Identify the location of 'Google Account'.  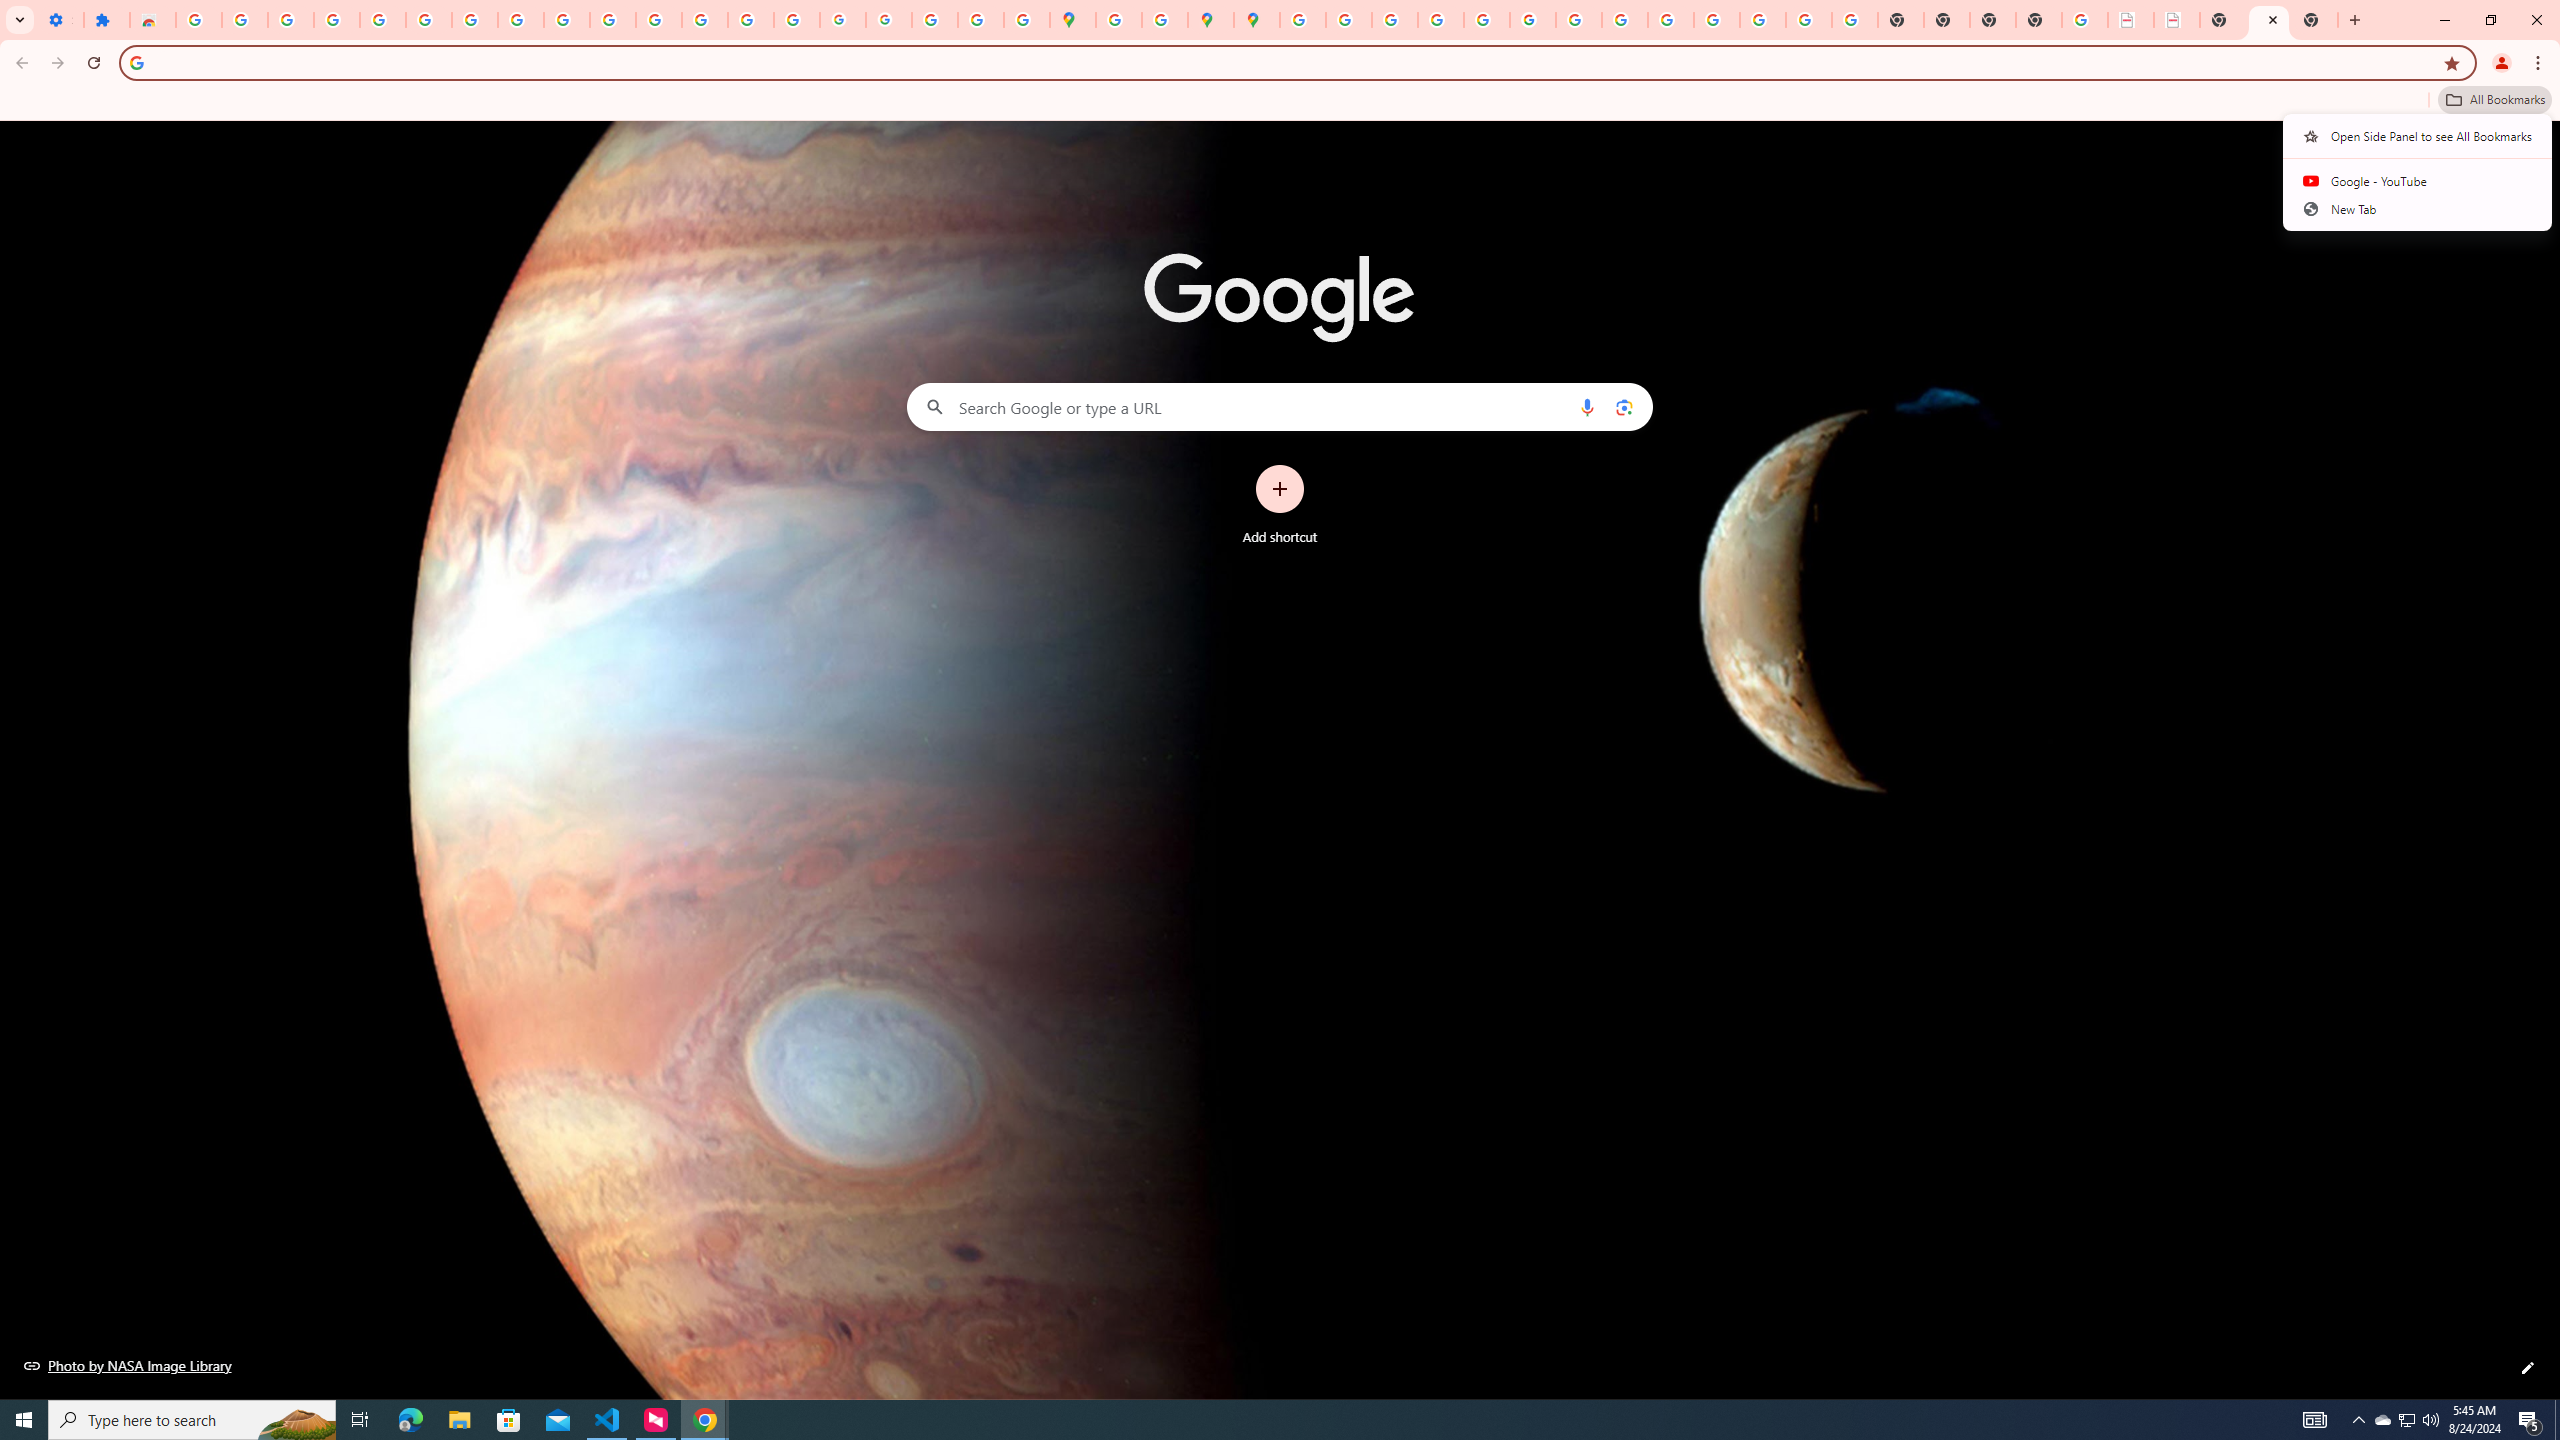
(519, 19).